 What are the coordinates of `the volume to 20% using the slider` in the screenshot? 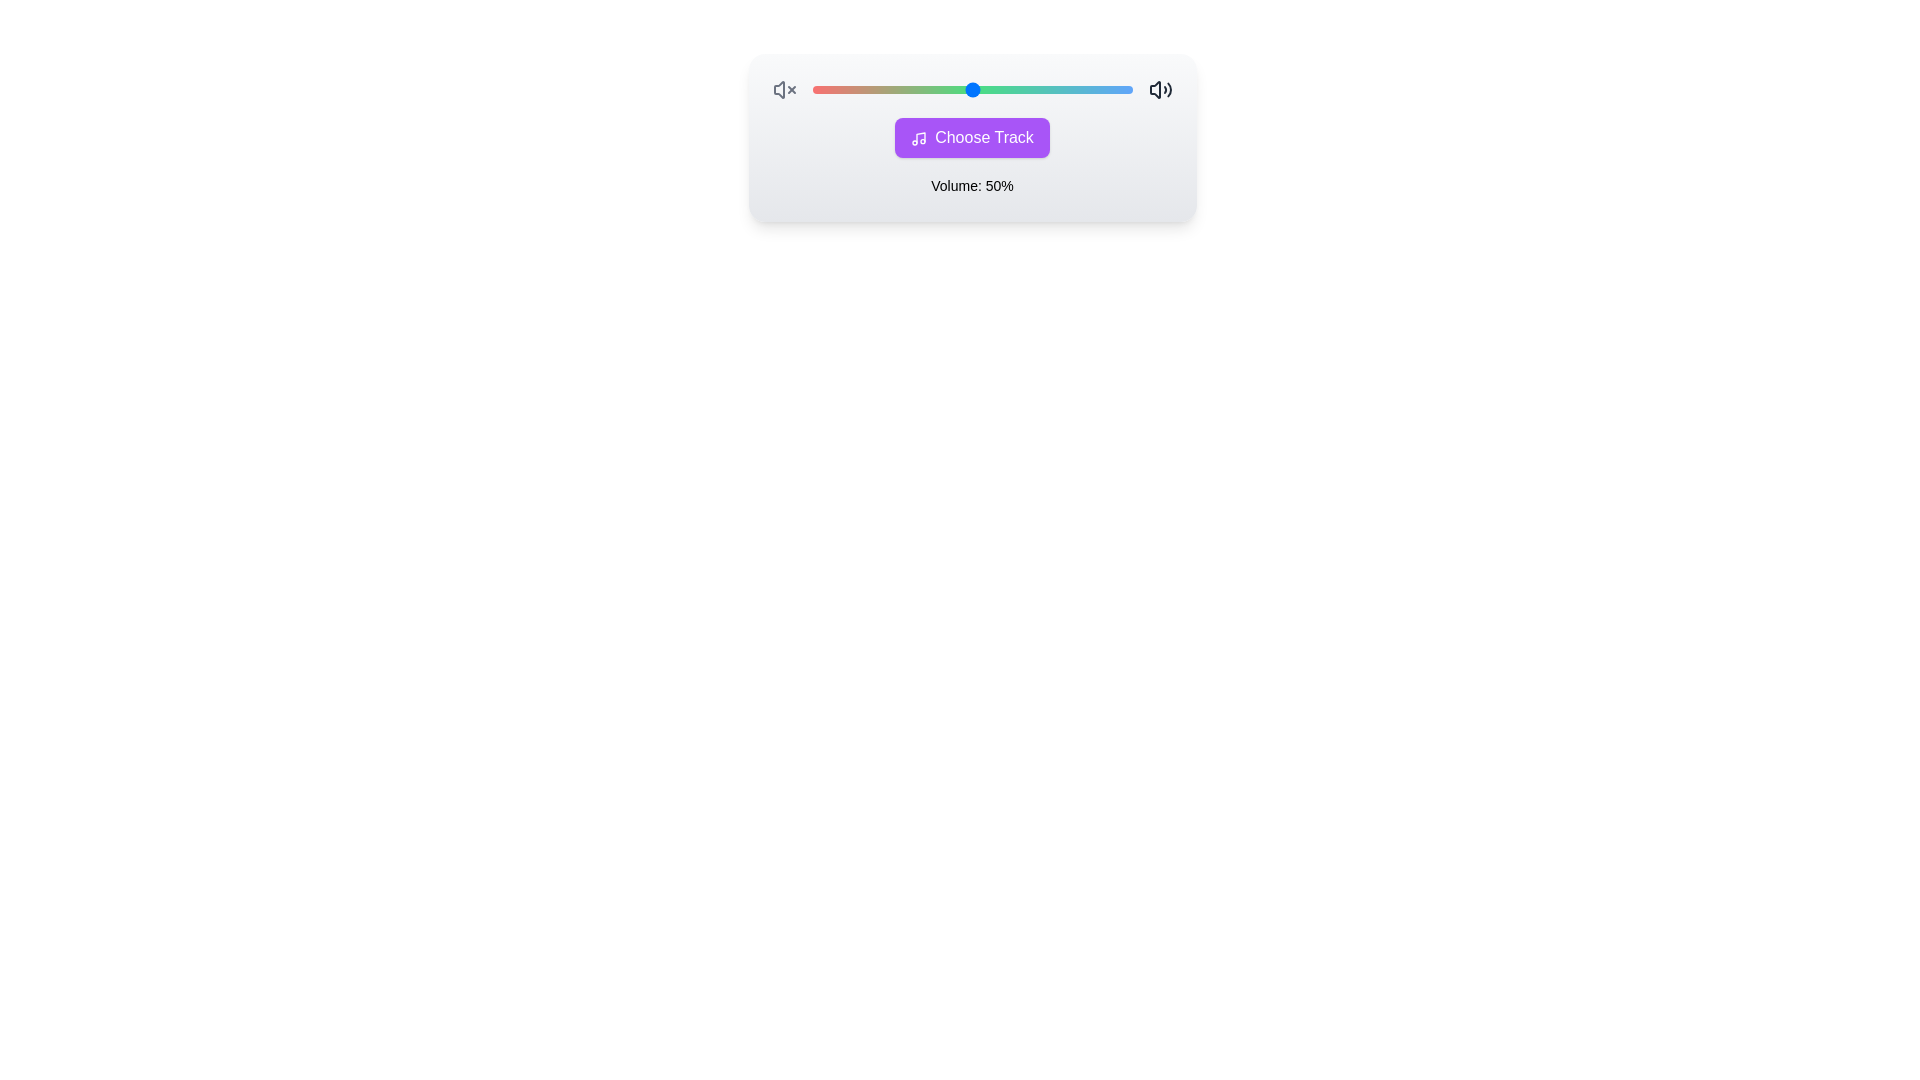 It's located at (876, 88).